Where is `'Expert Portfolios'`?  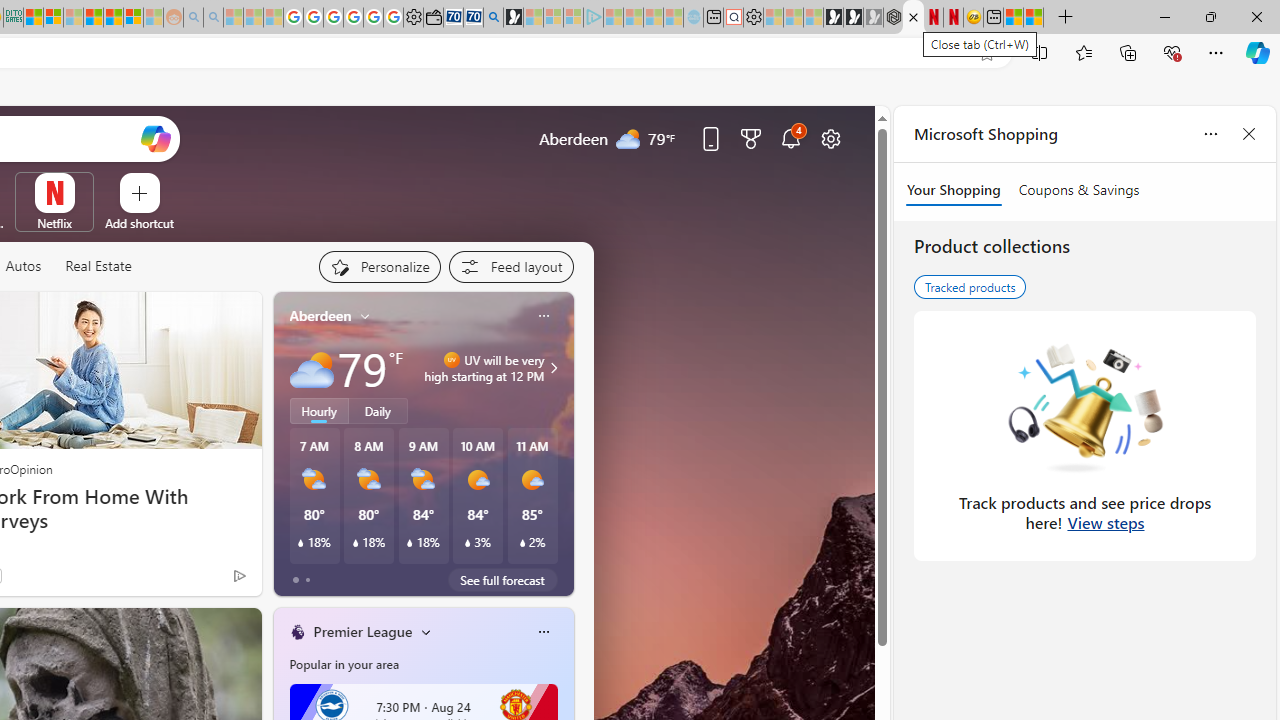
'Expert Portfolios' is located at coordinates (93, 17).